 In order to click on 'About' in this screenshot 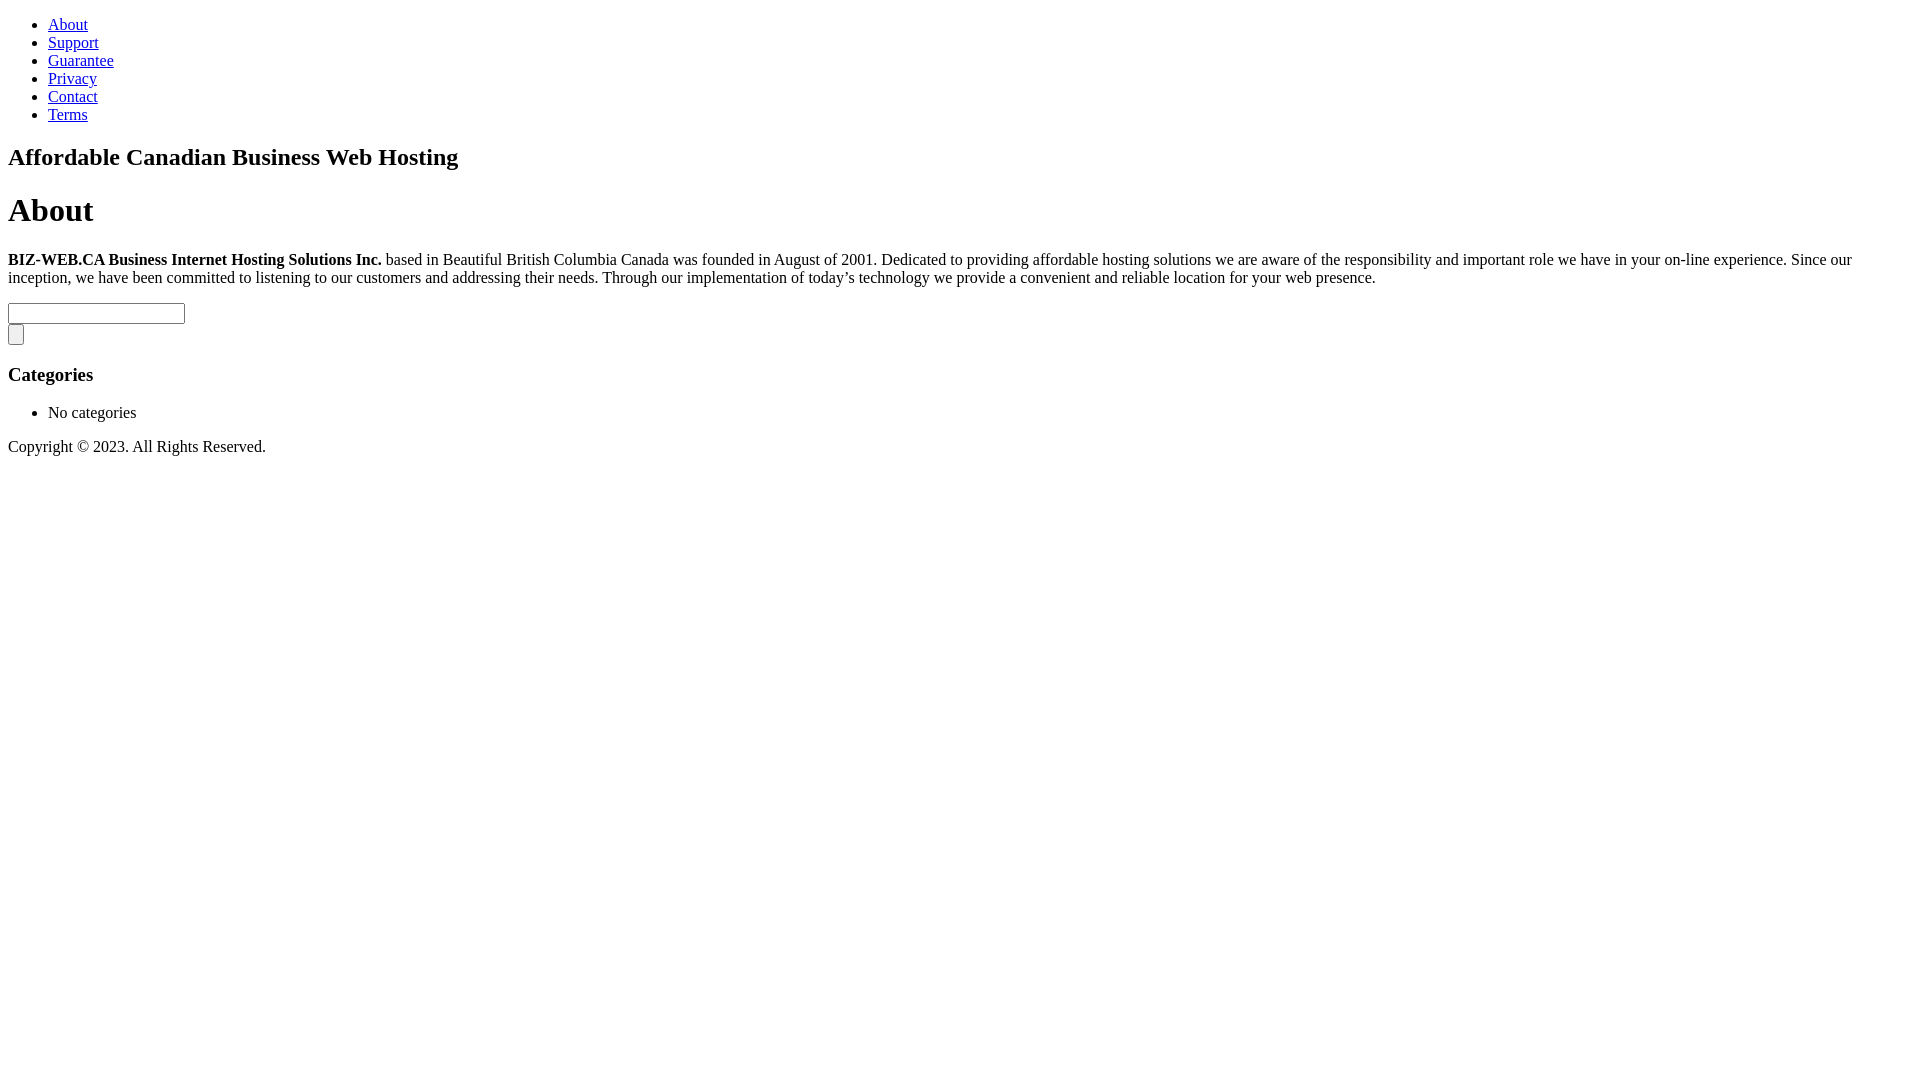, I will do `click(67, 24)`.